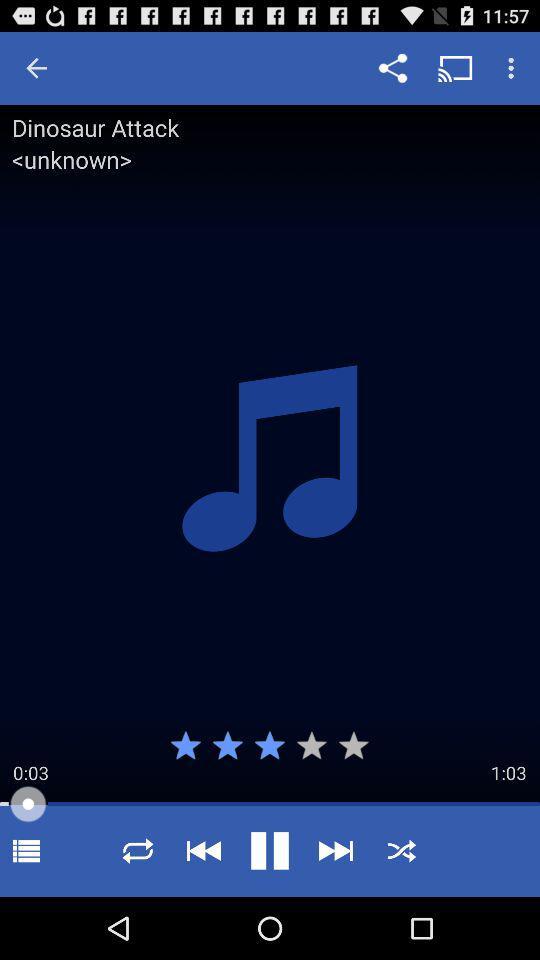 The width and height of the screenshot is (540, 960). I want to click on music list, so click(25, 850).